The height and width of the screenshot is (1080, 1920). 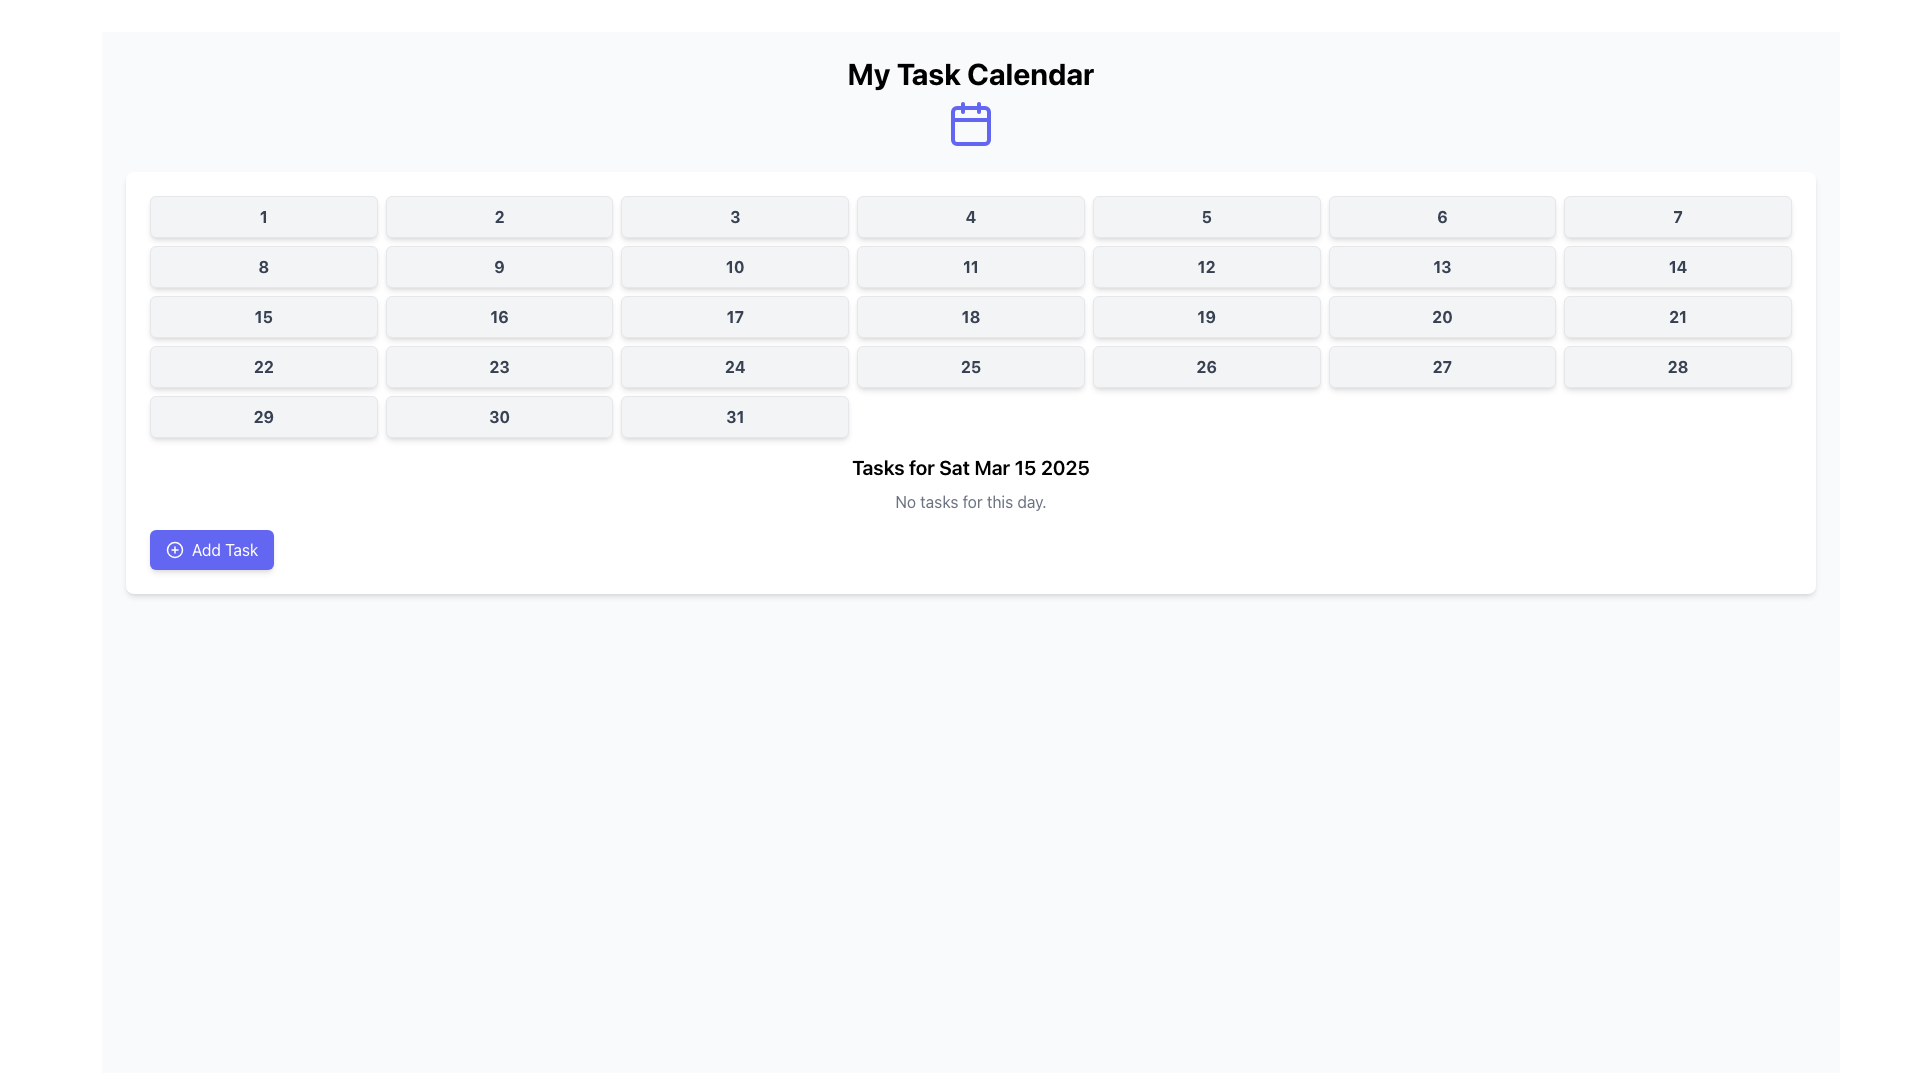 I want to click on the rectangular button with rounded corners labeled '8', which is located in the second row, first column of the date grid under 'My Task Calendar', so click(x=262, y=265).